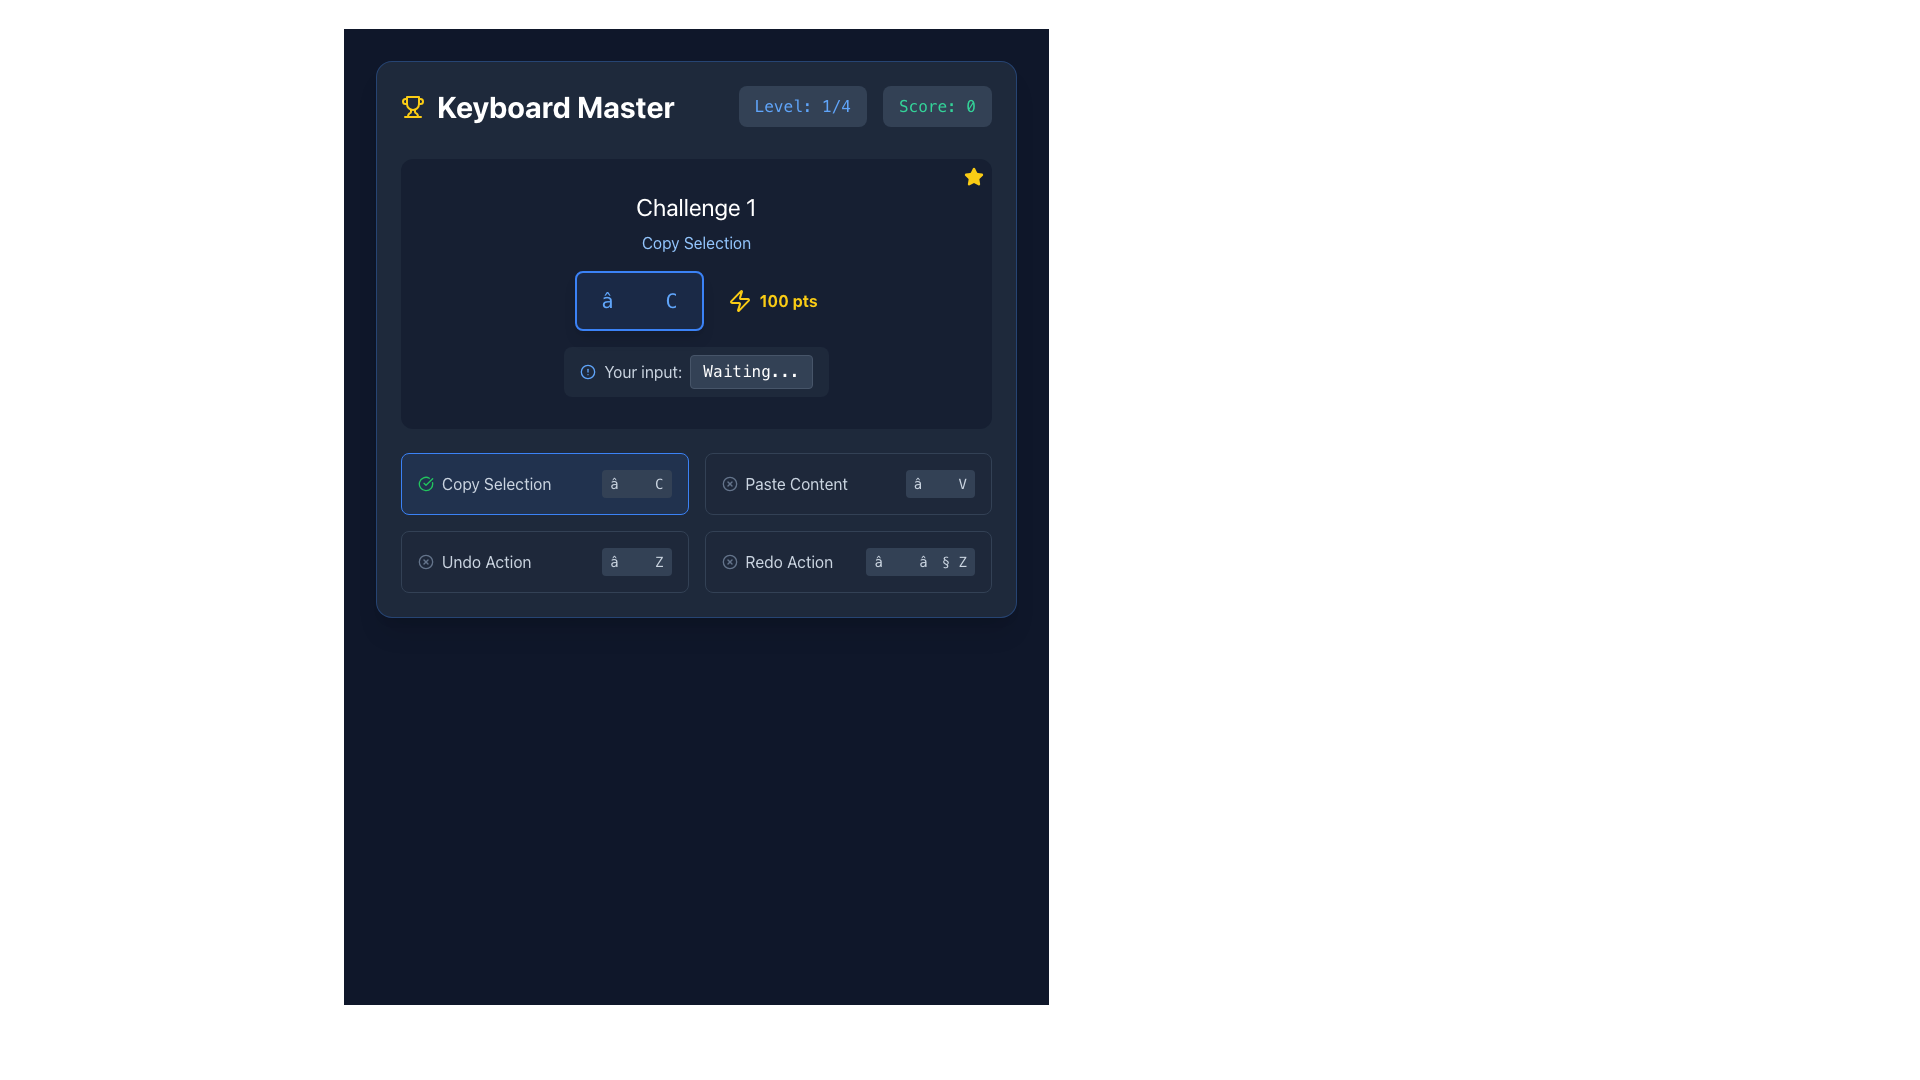 The width and height of the screenshot is (1920, 1080). What do you see at coordinates (771, 300) in the screenshot?
I see `the label displaying '100 pts' with a lightning bolt icon, which is prominently positioned to the right of the blue-highlighted section labeled 'C' in the 'Challenge 1' area` at bounding box center [771, 300].